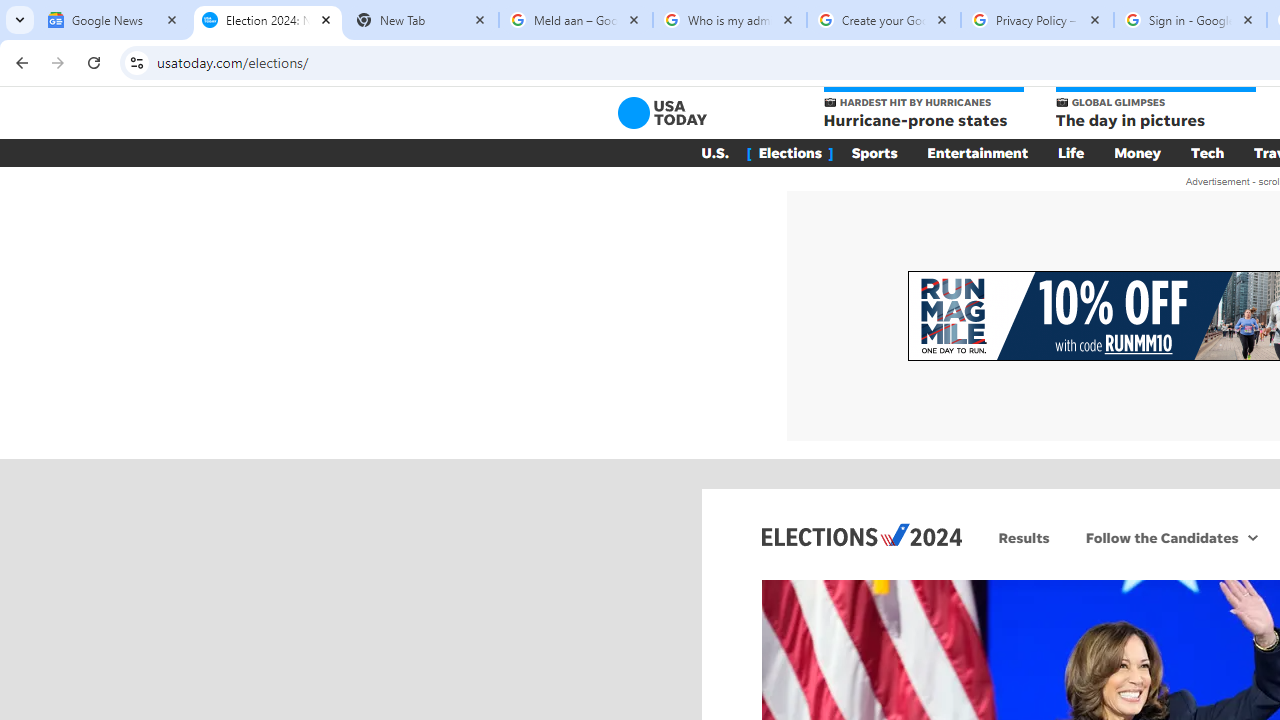 This screenshot has width=1280, height=720. What do you see at coordinates (1137, 152) in the screenshot?
I see `'Money'` at bounding box center [1137, 152].